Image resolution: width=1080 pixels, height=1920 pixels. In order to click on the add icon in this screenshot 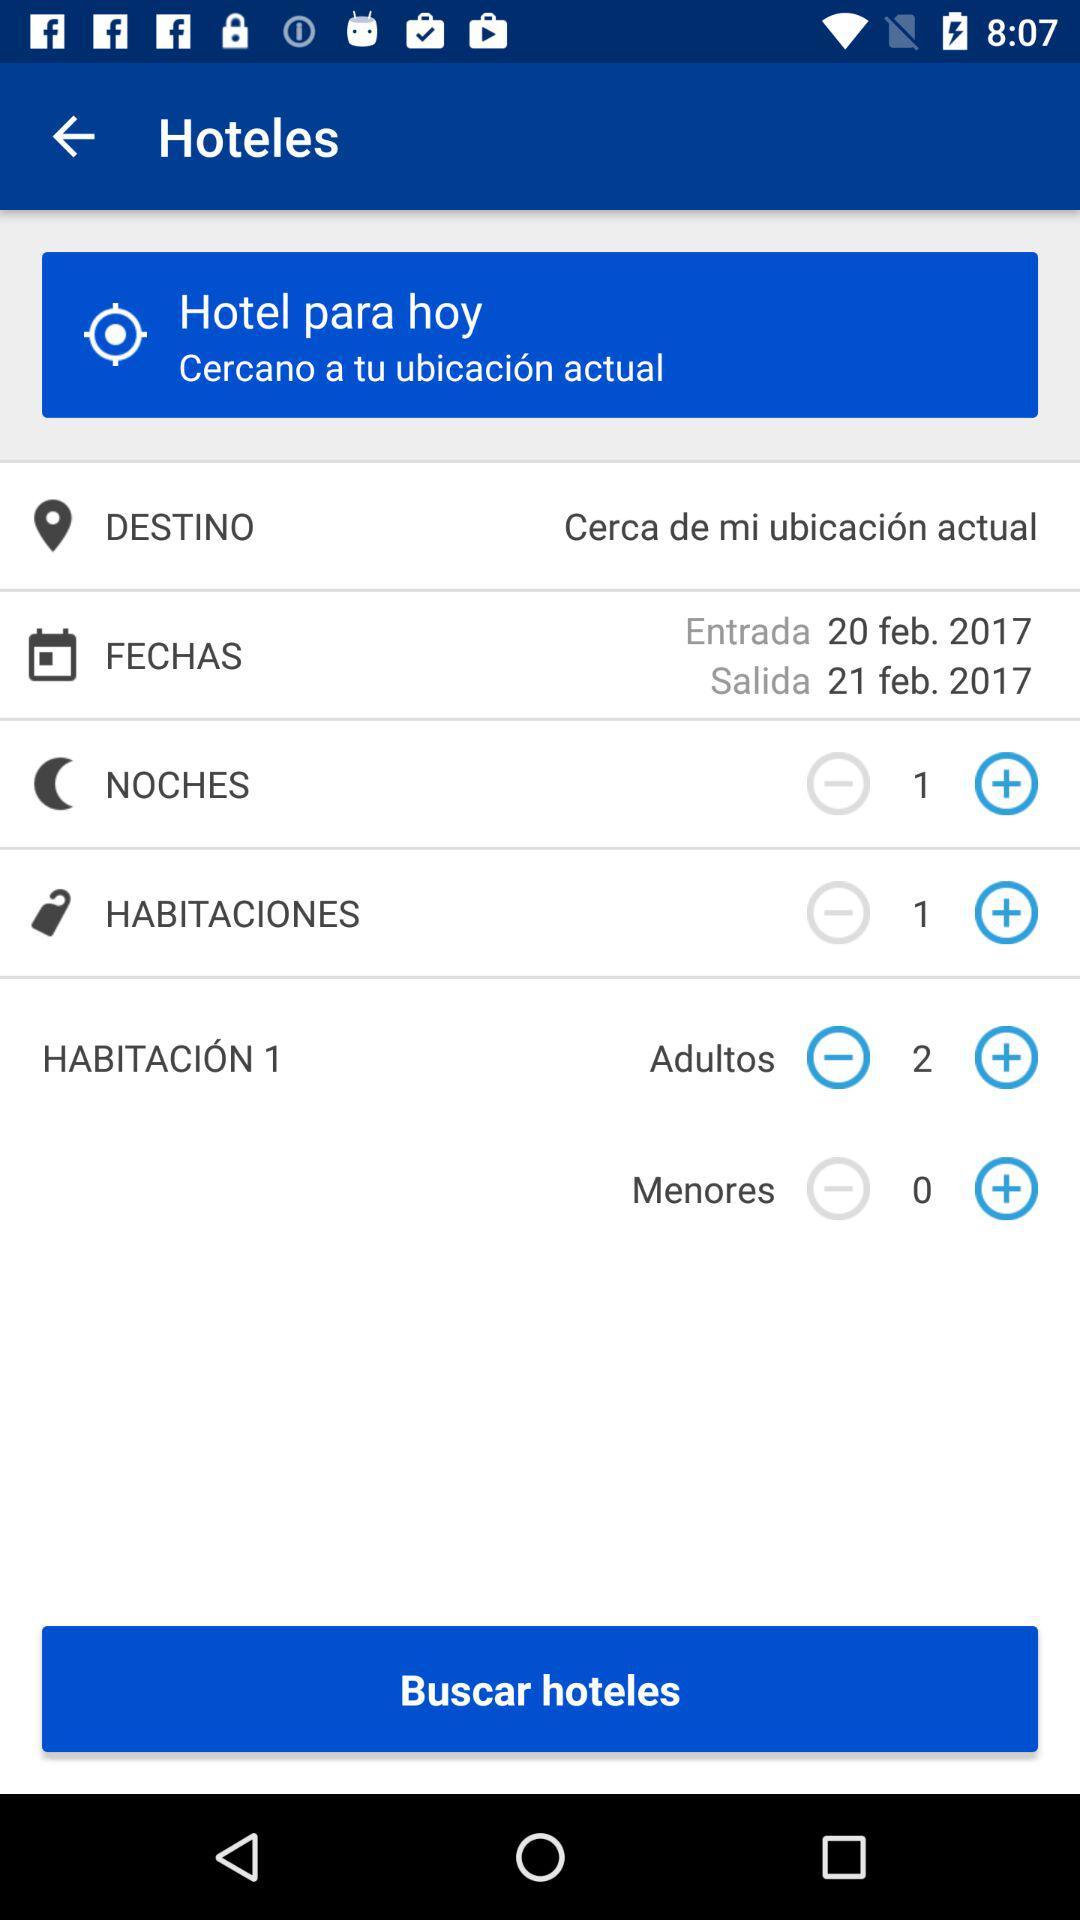, I will do `click(1006, 1188)`.